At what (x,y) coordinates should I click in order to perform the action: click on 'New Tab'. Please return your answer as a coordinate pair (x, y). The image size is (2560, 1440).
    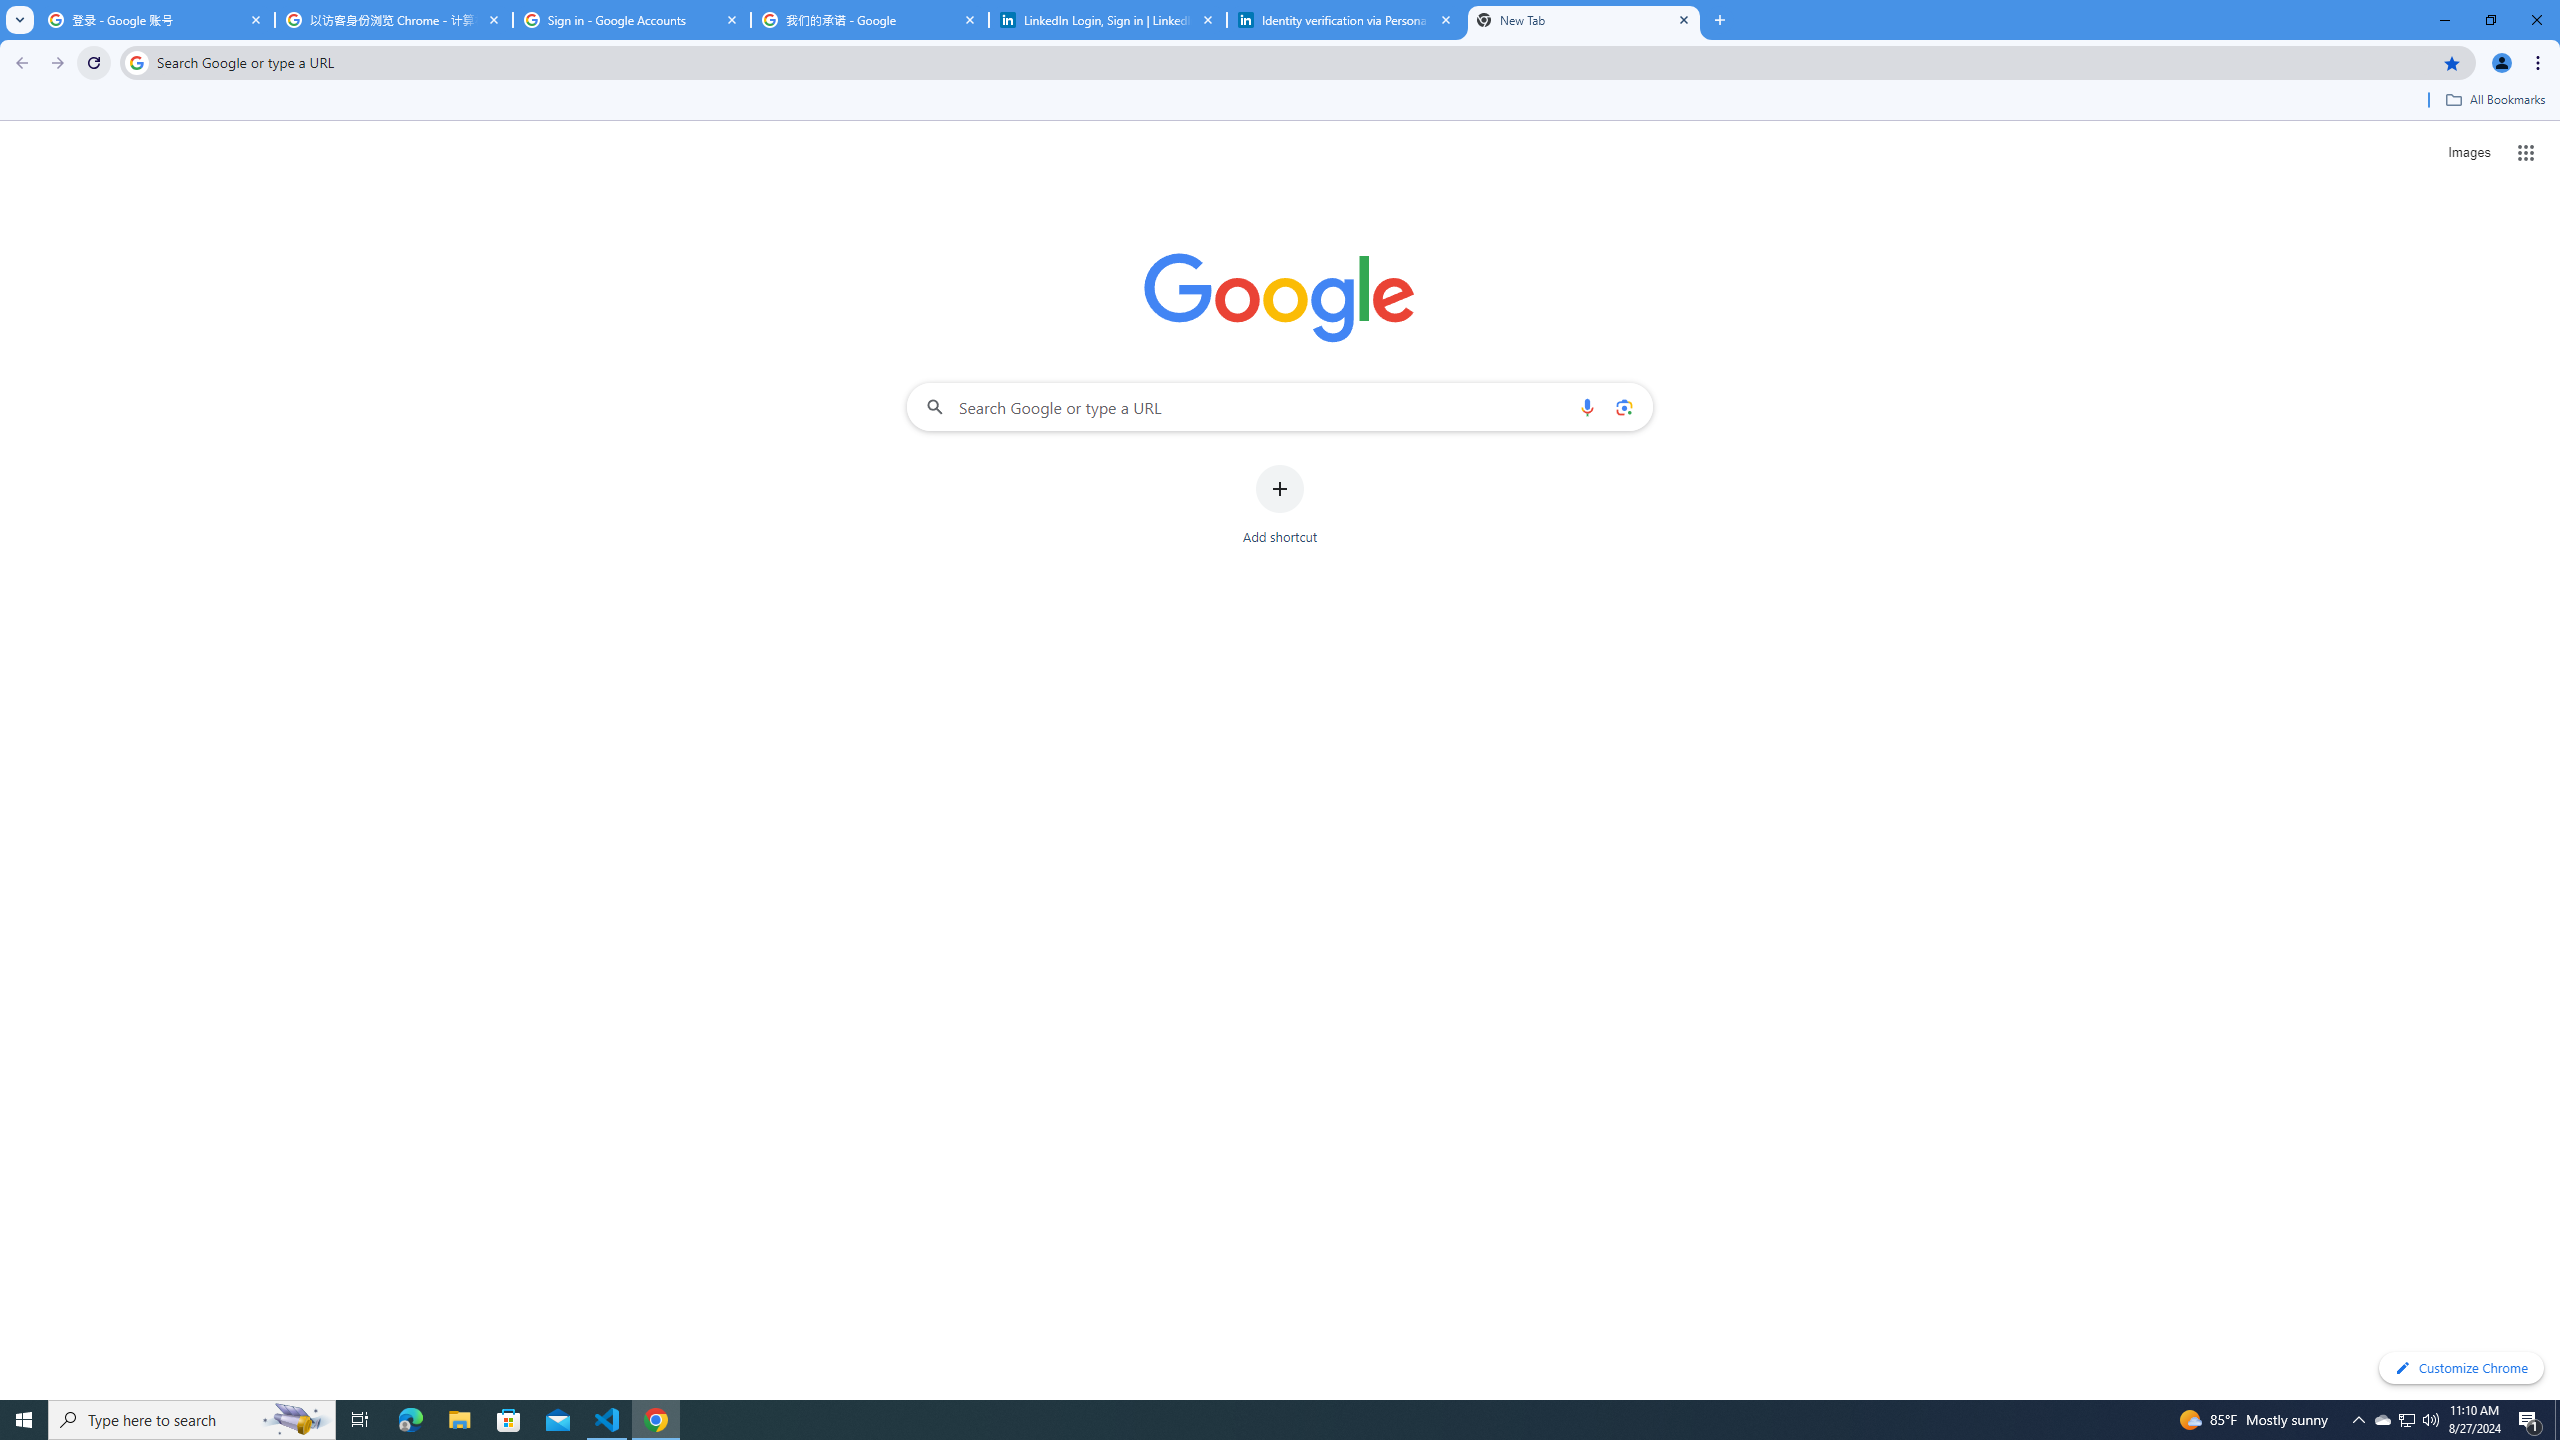
    Looking at the image, I should click on (1583, 19).